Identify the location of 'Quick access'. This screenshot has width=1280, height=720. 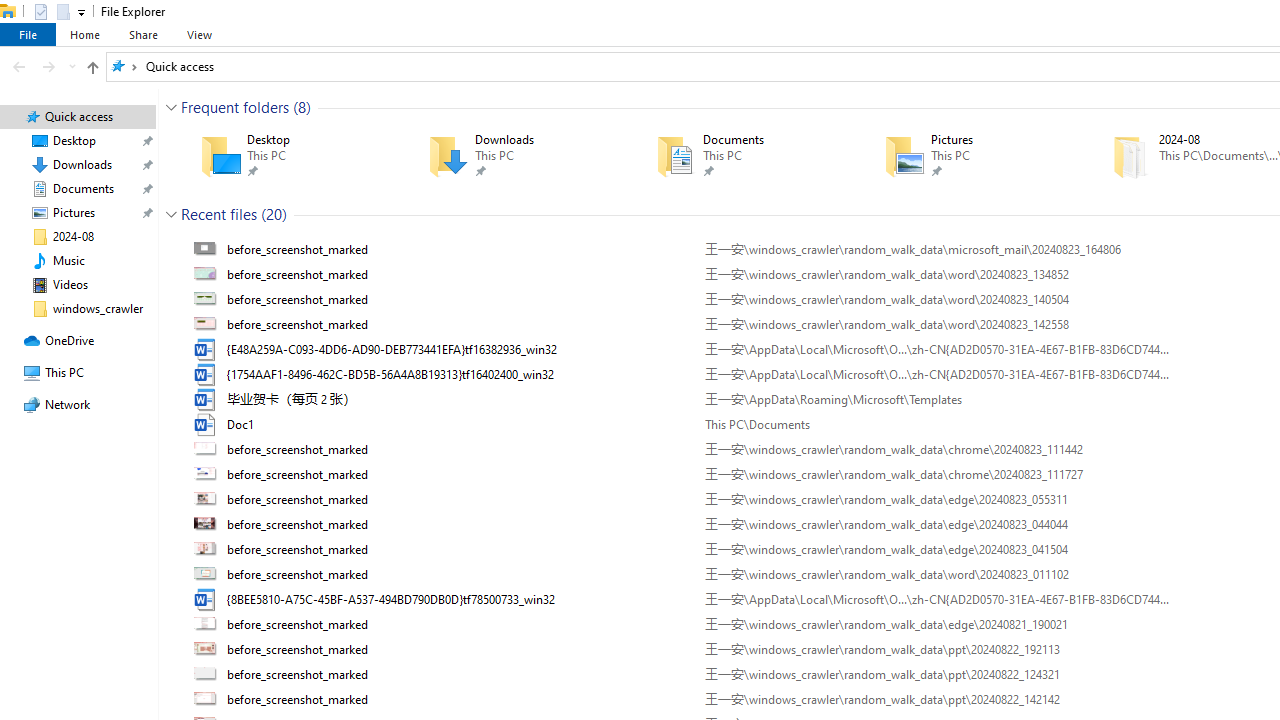
(179, 65).